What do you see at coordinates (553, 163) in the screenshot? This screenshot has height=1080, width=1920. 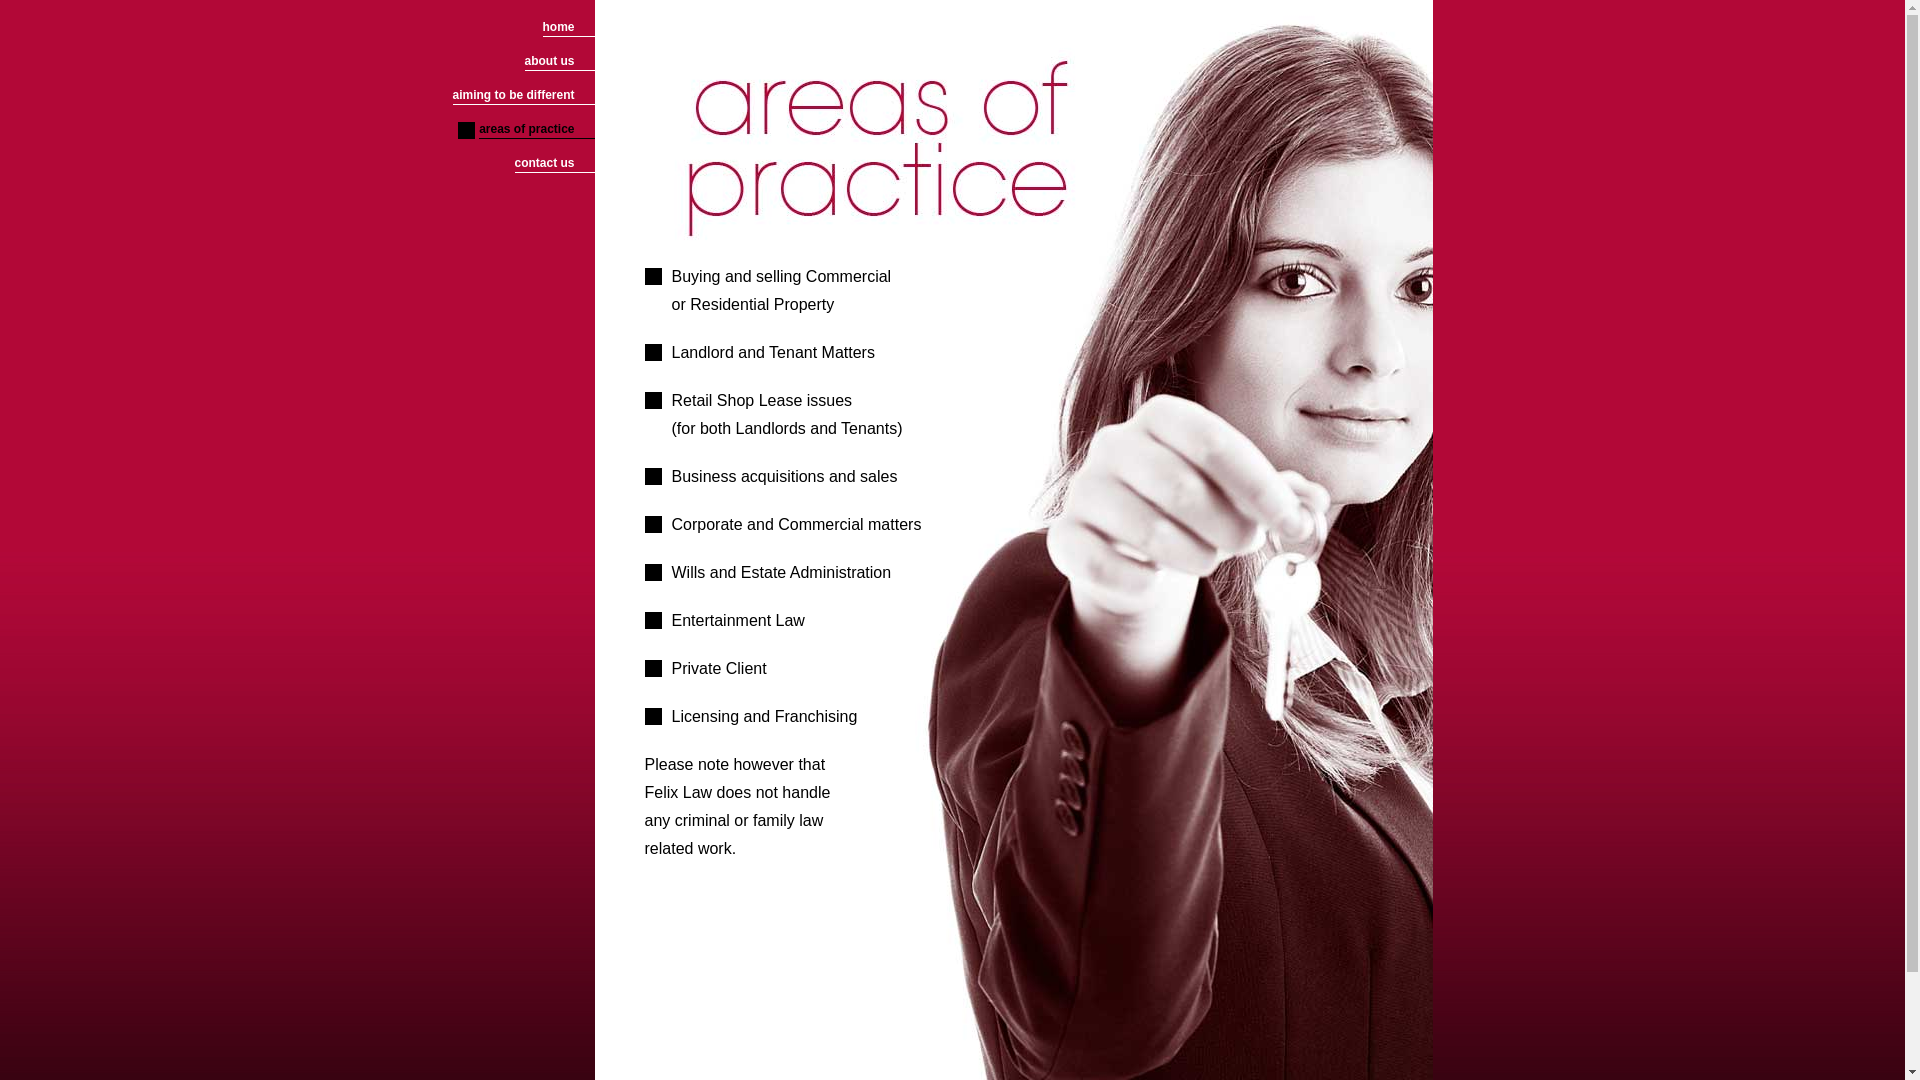 I see `'contact us'` at bounding box center [553, 163].